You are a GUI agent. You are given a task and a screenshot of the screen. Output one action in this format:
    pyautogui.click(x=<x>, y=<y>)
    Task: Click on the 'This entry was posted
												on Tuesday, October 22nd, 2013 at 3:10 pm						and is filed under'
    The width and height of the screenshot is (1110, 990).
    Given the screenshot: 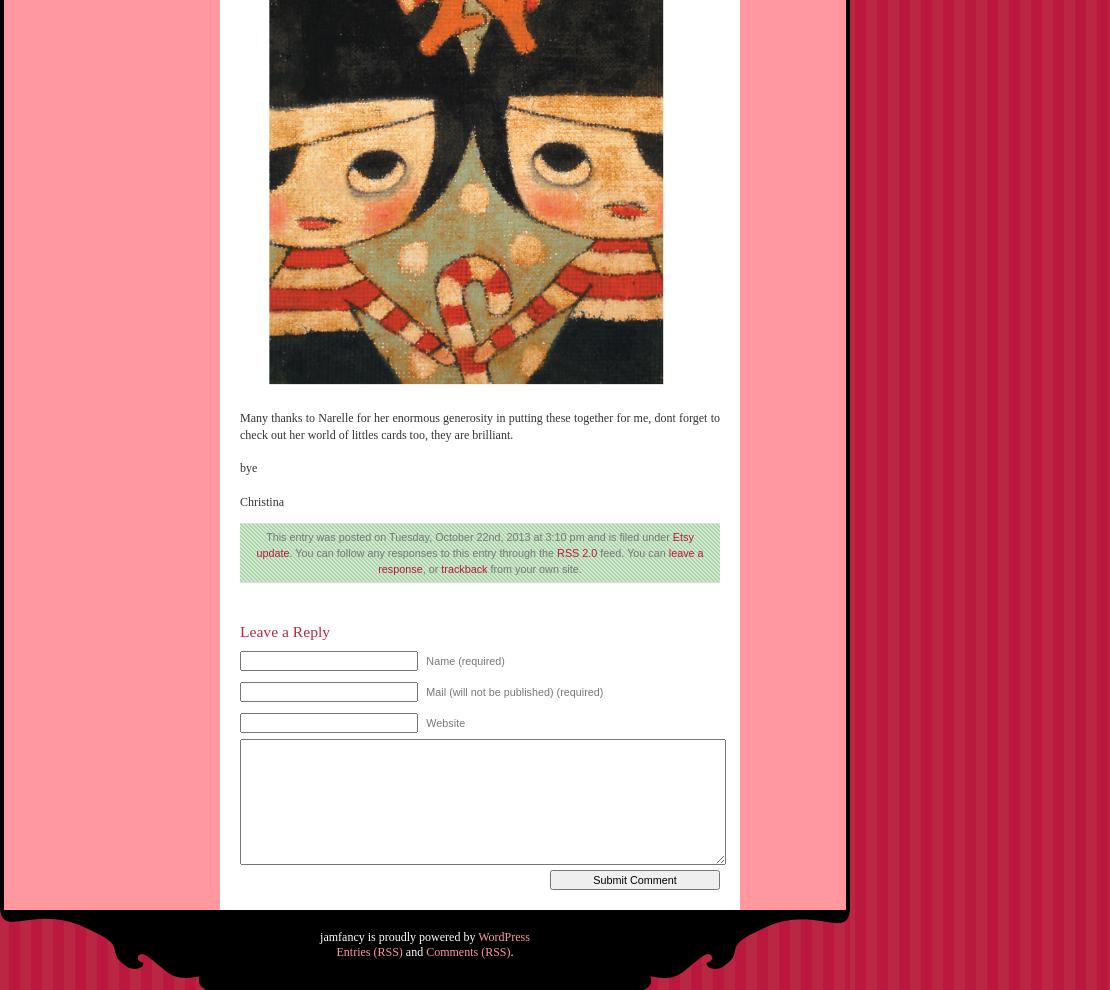 What is the action you would take?
    pyautogui.click(x=468, y=534)
    